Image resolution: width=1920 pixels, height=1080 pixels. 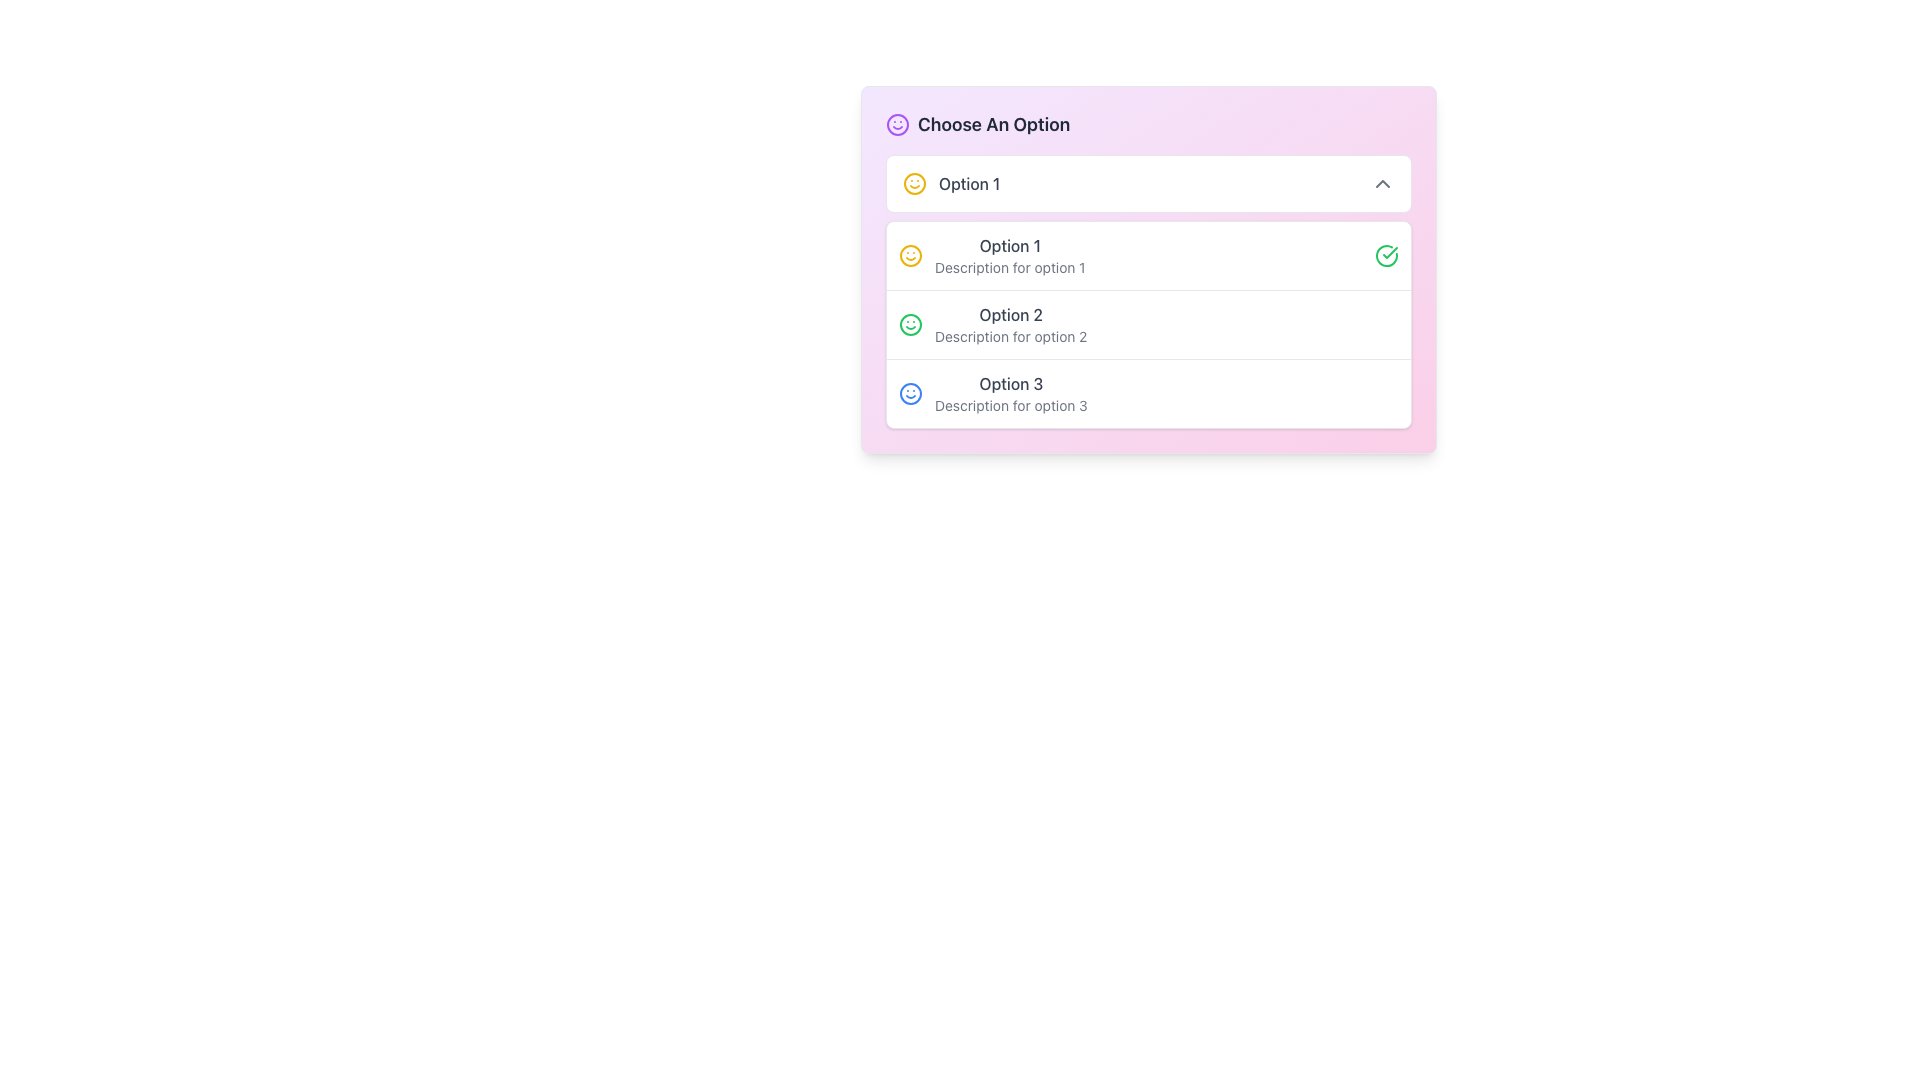 What do you see at coordinates (1011, 323) in the screenshot?
I see `to select the list item containing 'Option 2' which is positioned below 'Option 1' and above 'Option 3'` at bounding box center [1011, 323].